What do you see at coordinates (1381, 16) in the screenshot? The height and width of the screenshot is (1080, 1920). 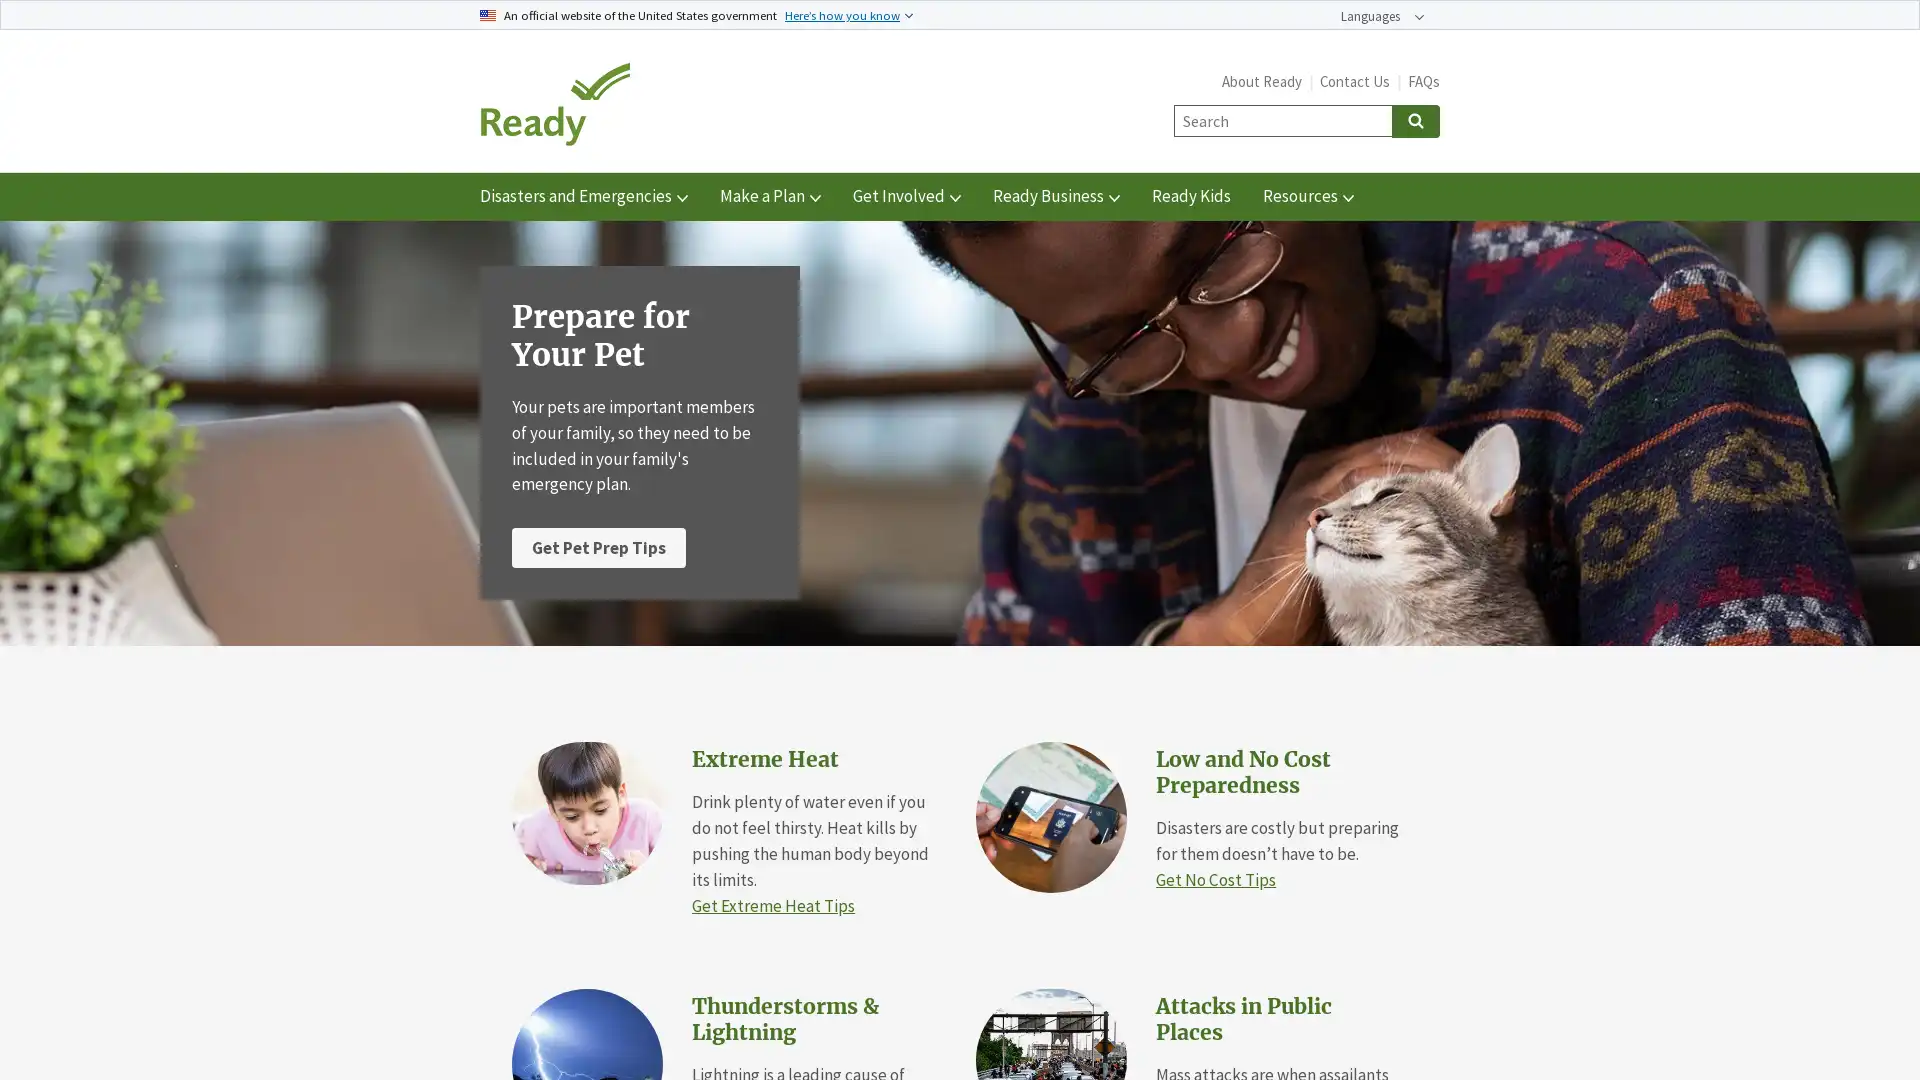 I see `Languages` at bounding box center [1381, 16].